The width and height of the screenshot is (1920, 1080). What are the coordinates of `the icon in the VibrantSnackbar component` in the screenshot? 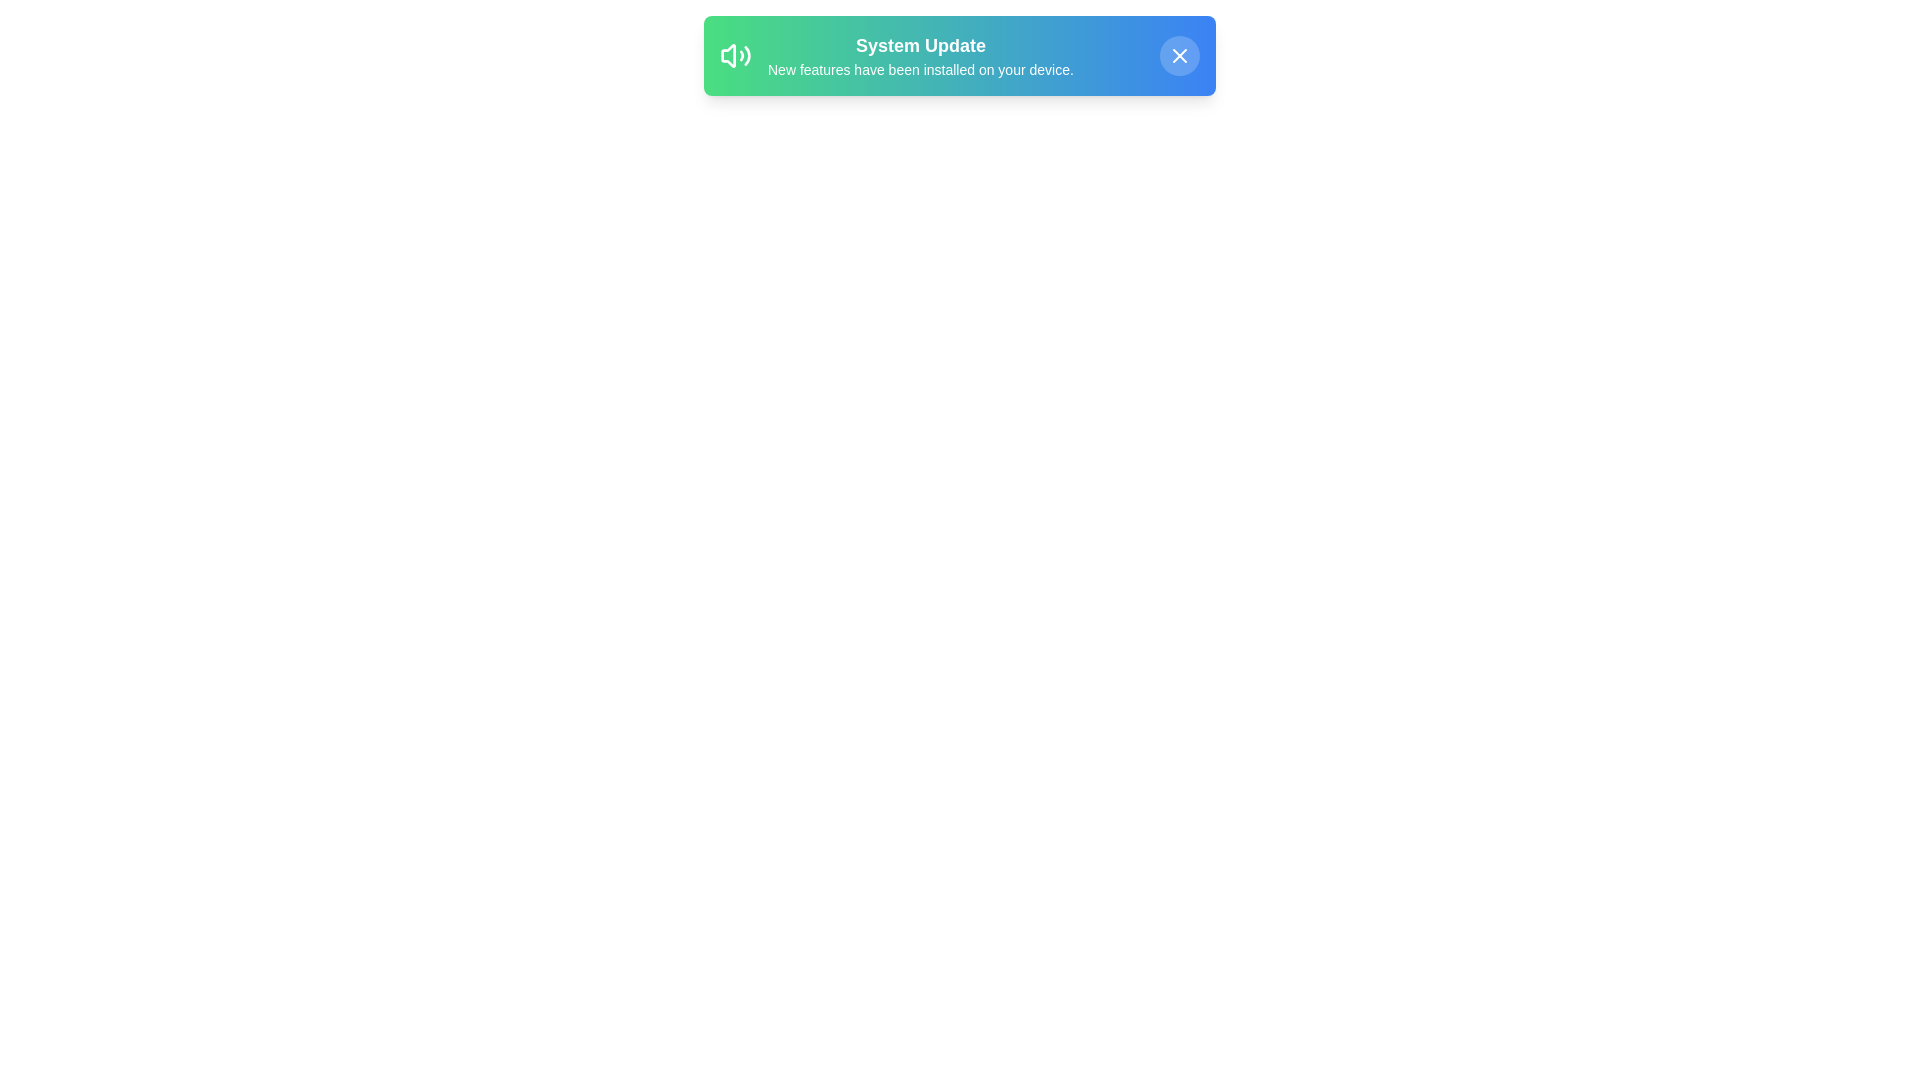 It's located at (734, 55).